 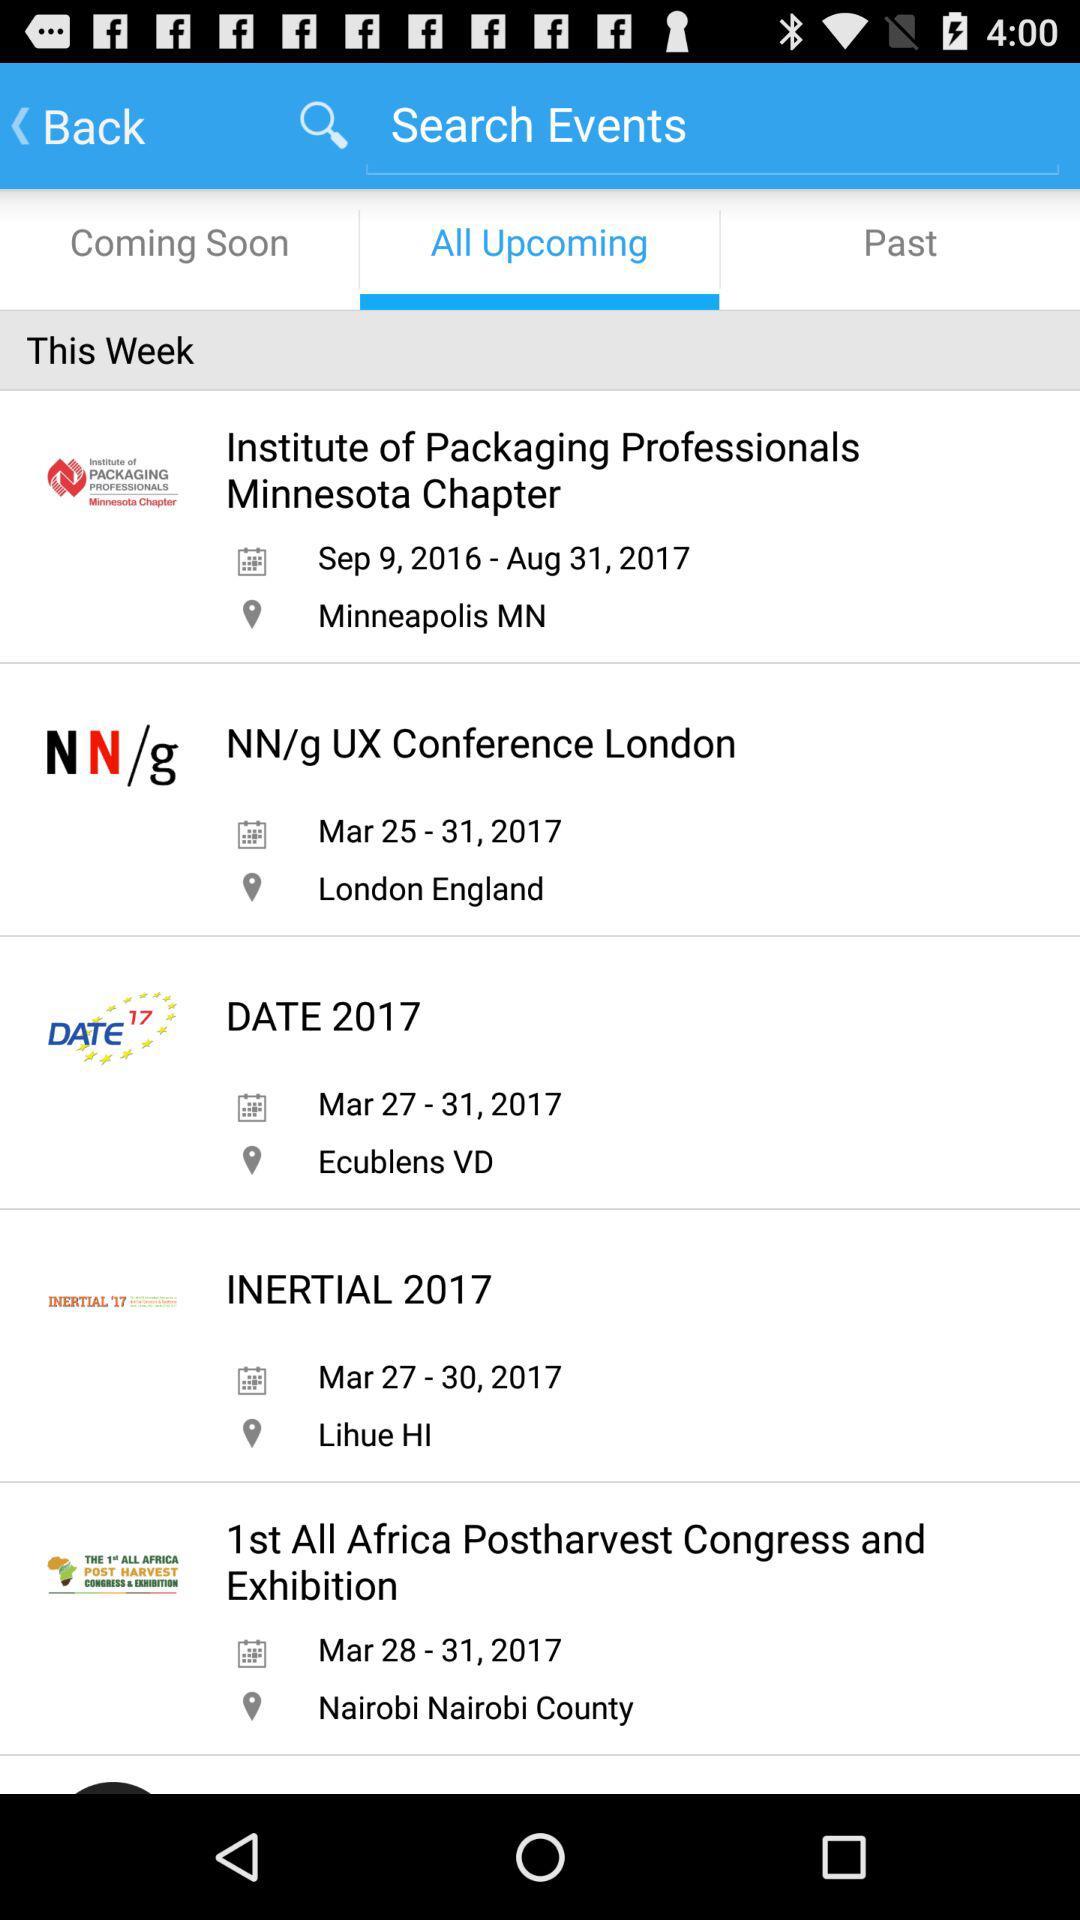 I want to click on lihue hi, so click(x=374, y=1432).